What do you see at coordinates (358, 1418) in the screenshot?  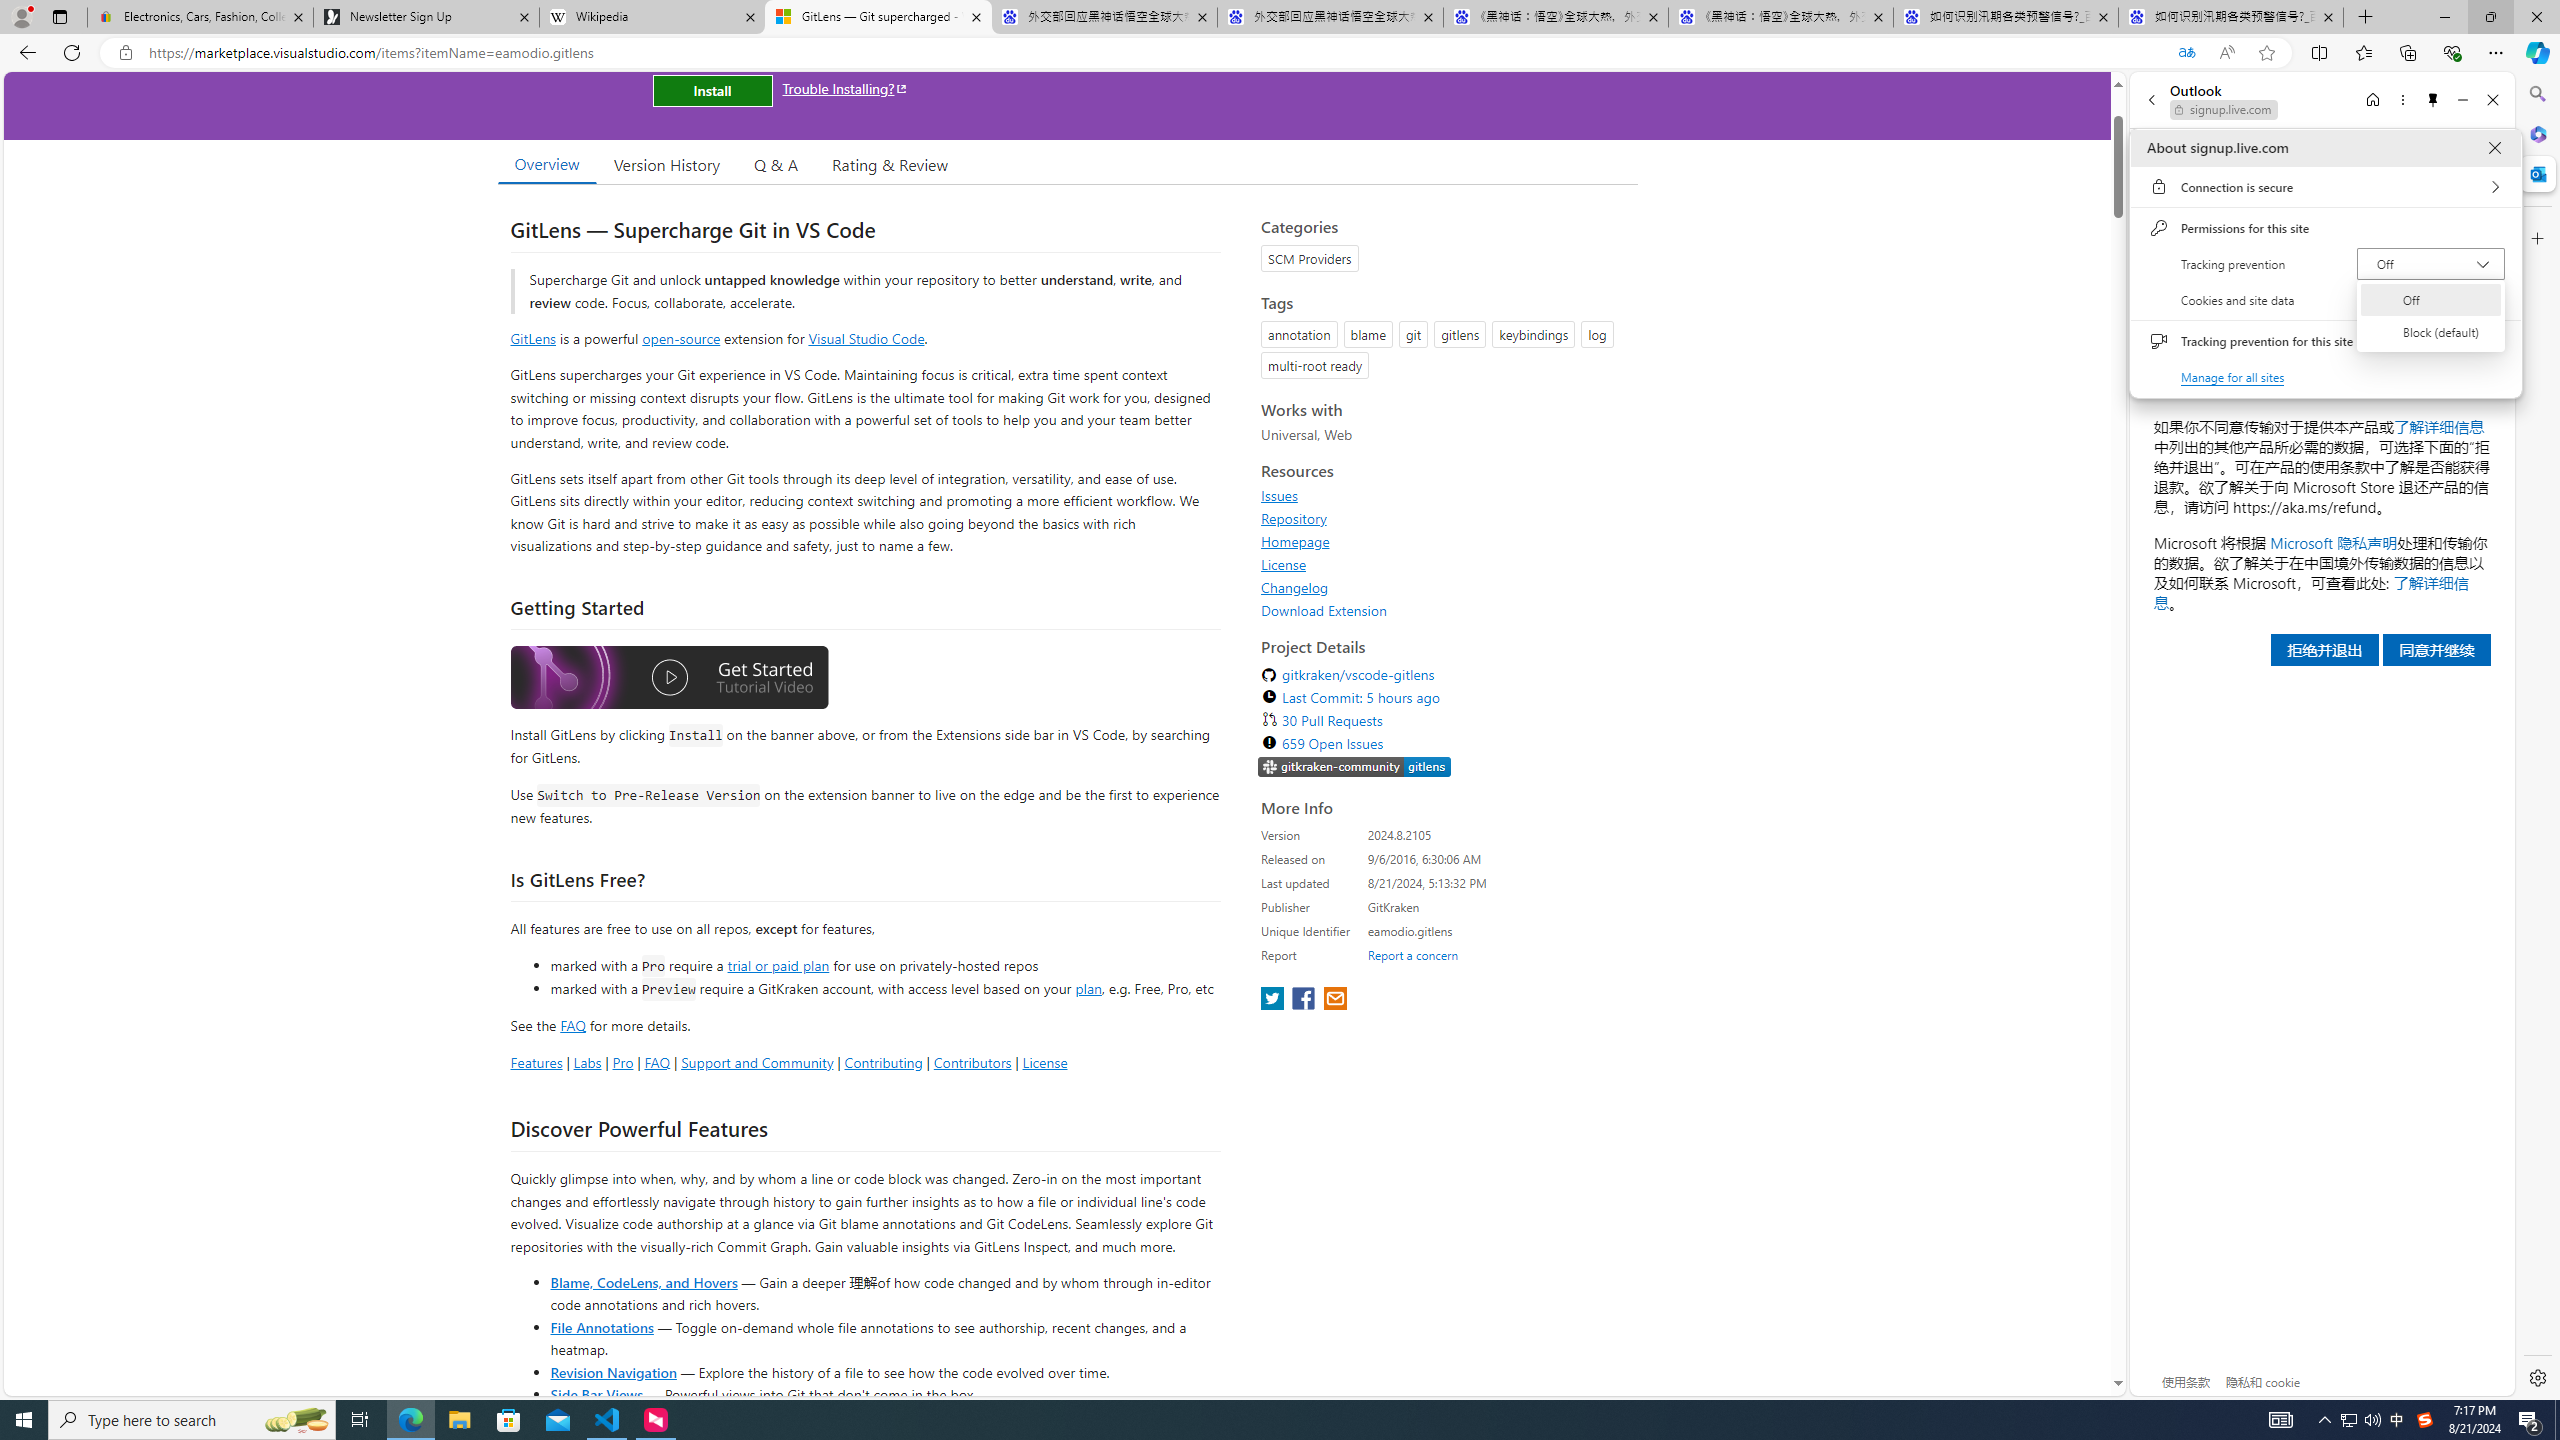 I see `'Task View'` at bounding box center [358, 1418].